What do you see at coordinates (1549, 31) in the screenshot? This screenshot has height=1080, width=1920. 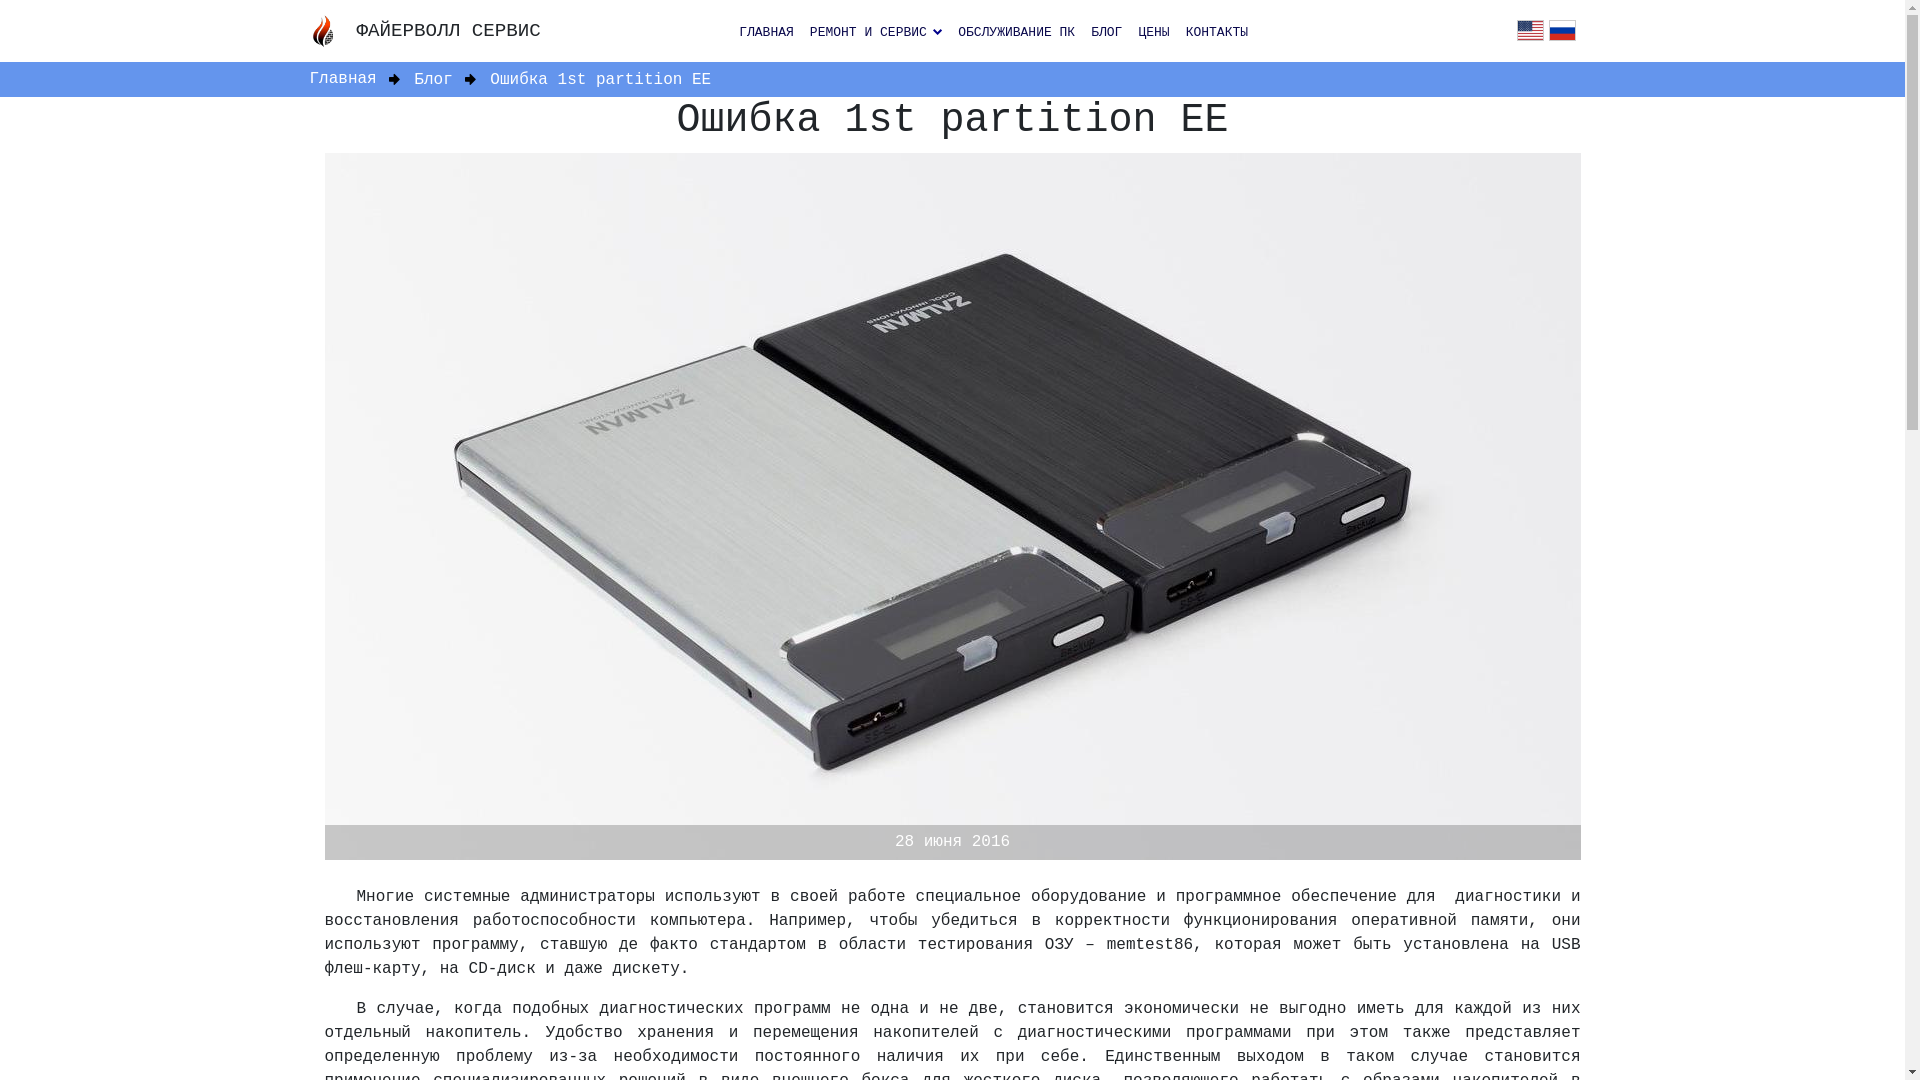 I see `'ru'` at bounding box center [1549, 31].